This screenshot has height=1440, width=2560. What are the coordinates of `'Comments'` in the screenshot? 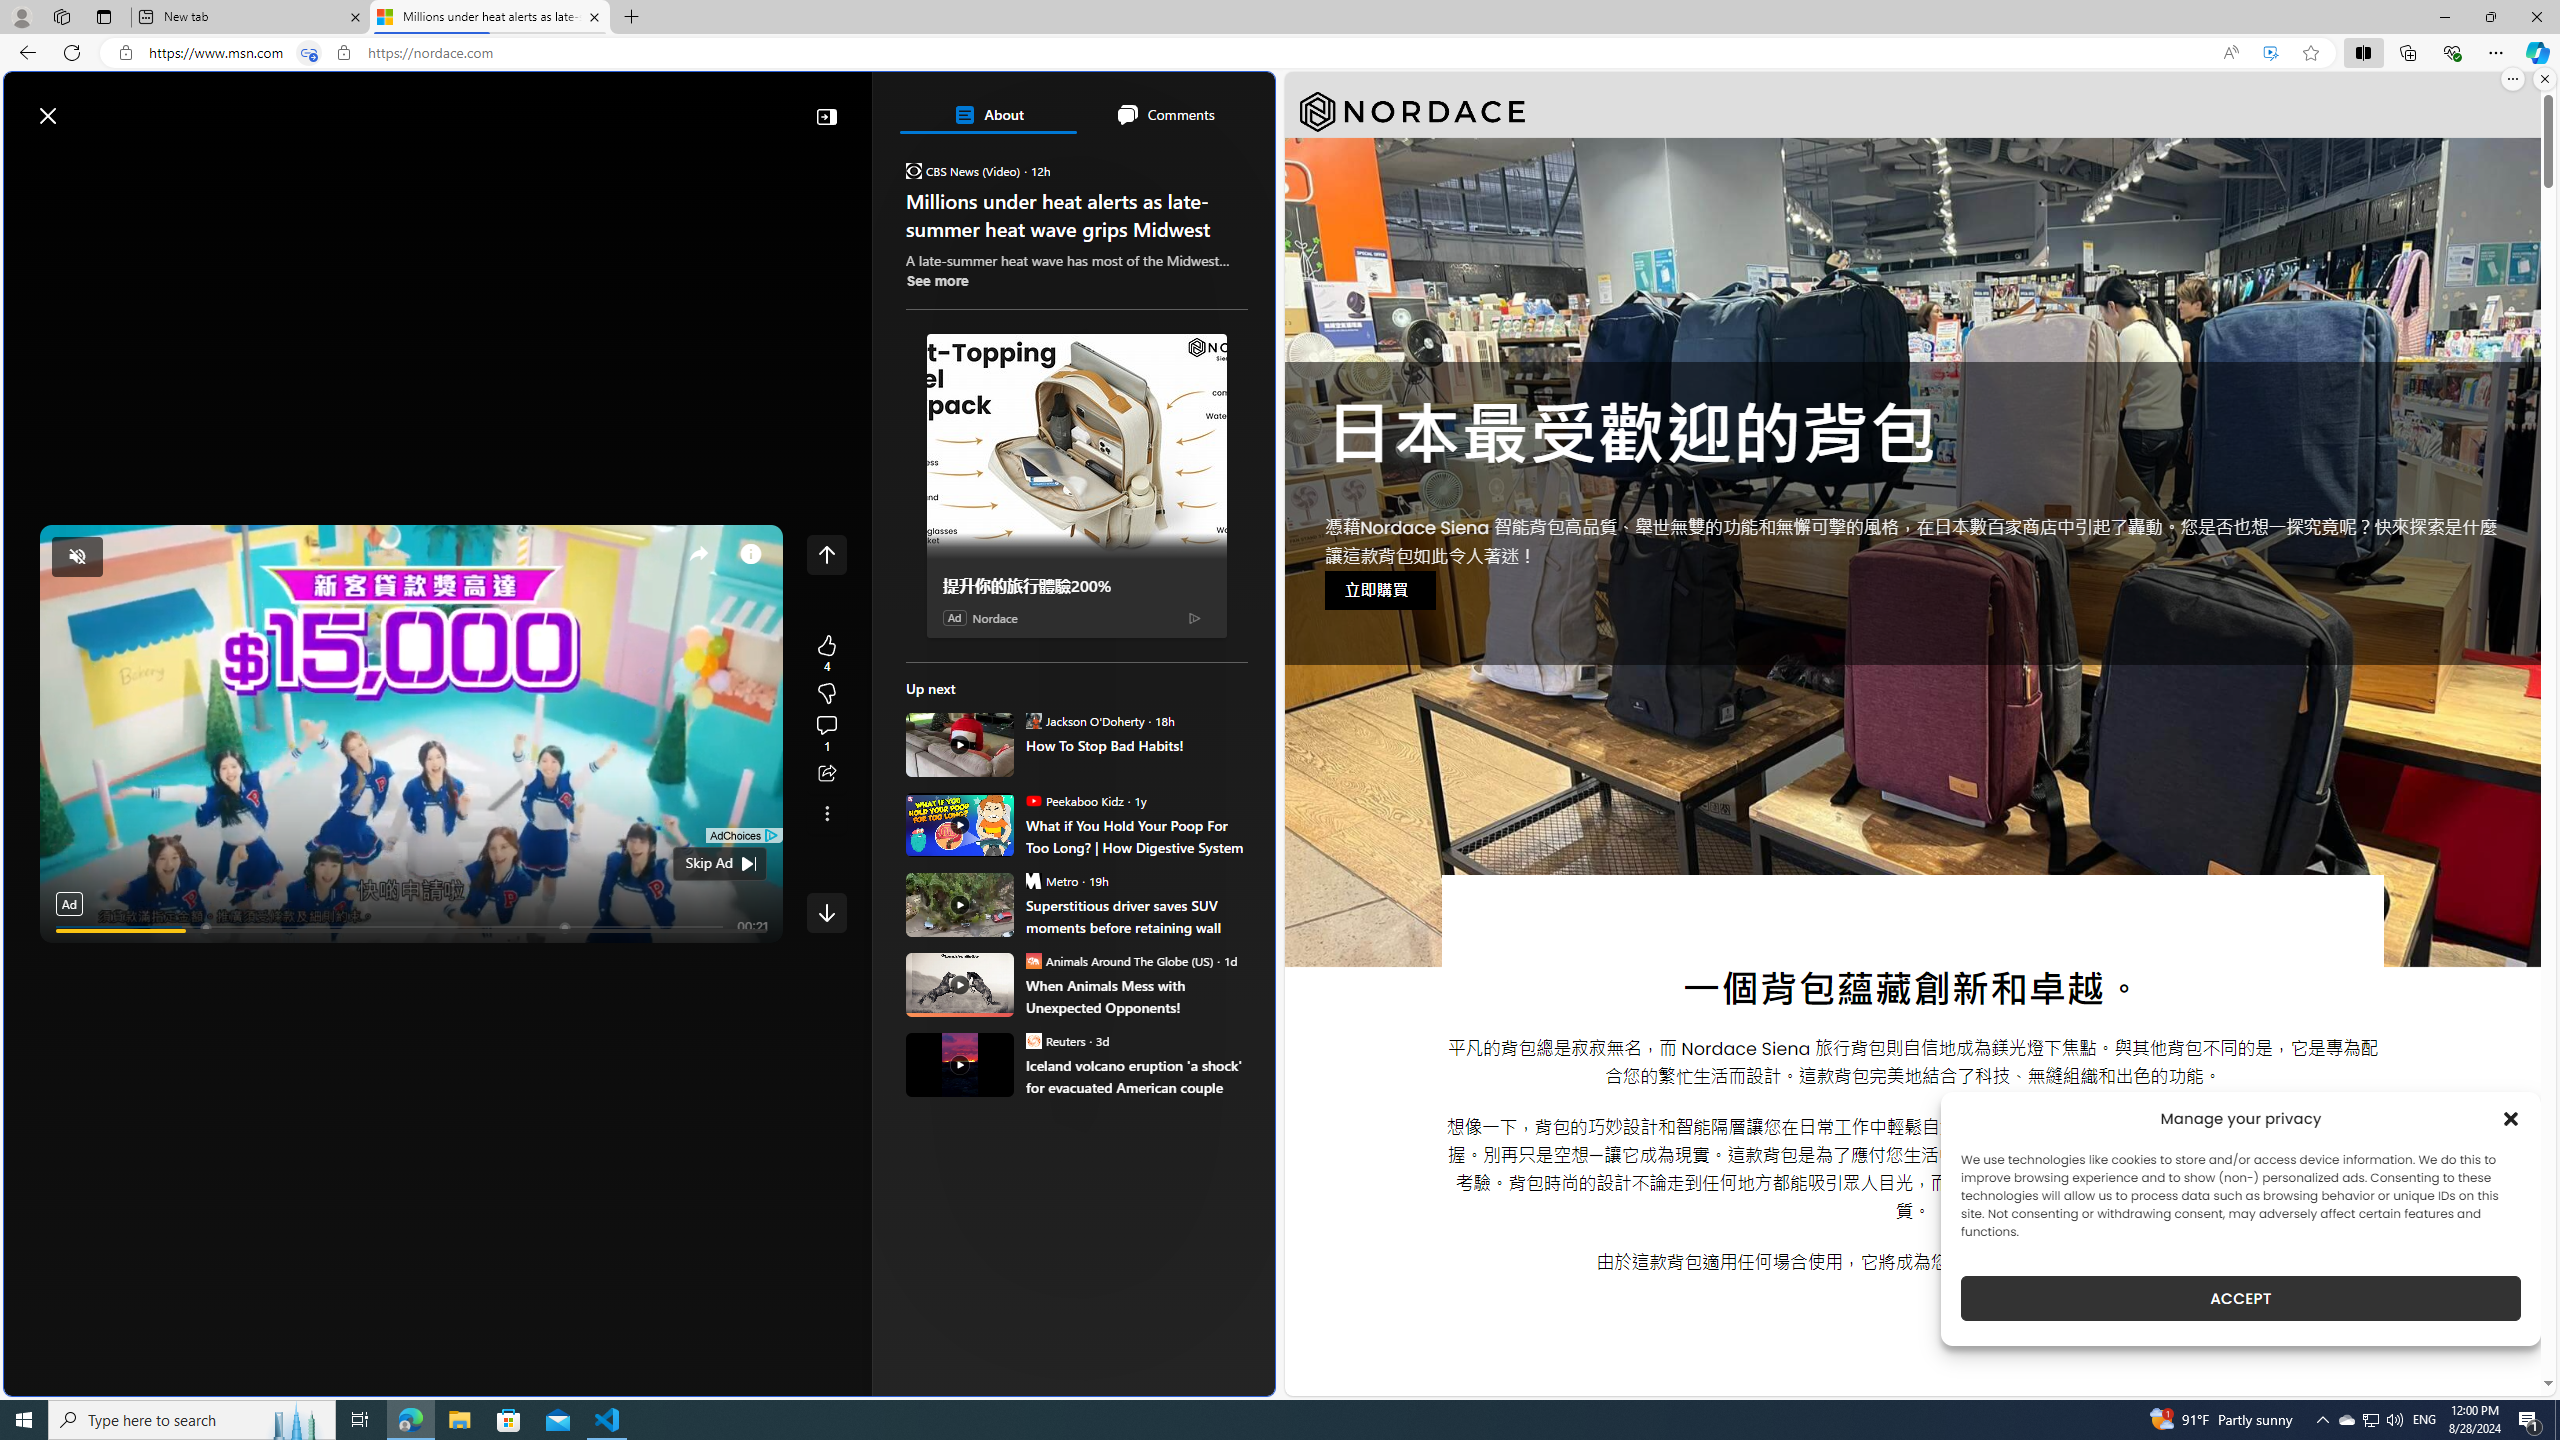 It's located at (1163, 114).